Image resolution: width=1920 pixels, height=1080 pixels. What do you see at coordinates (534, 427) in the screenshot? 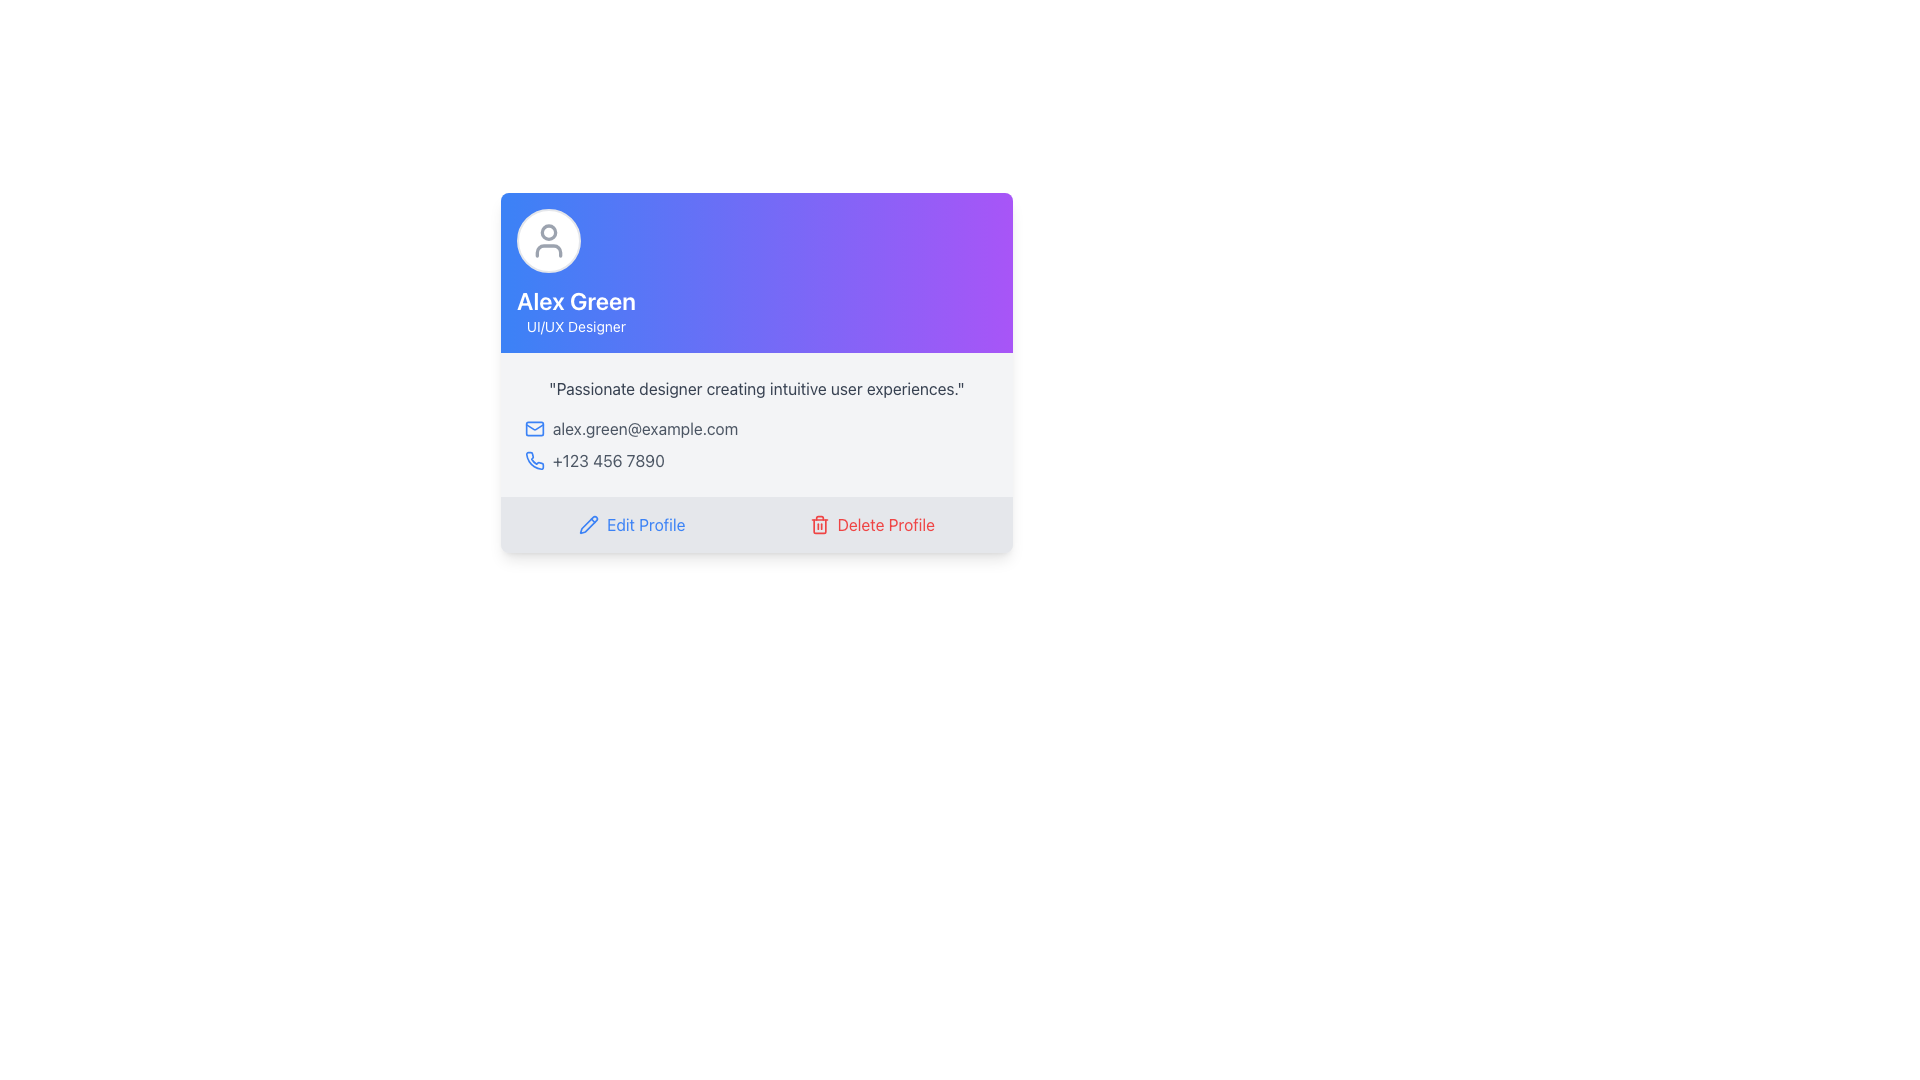
I see `the blue envelope icon representing the mail symbol, which is located to the left of the email address 'alex.green@example.com'` at bounding box center [534, 427].